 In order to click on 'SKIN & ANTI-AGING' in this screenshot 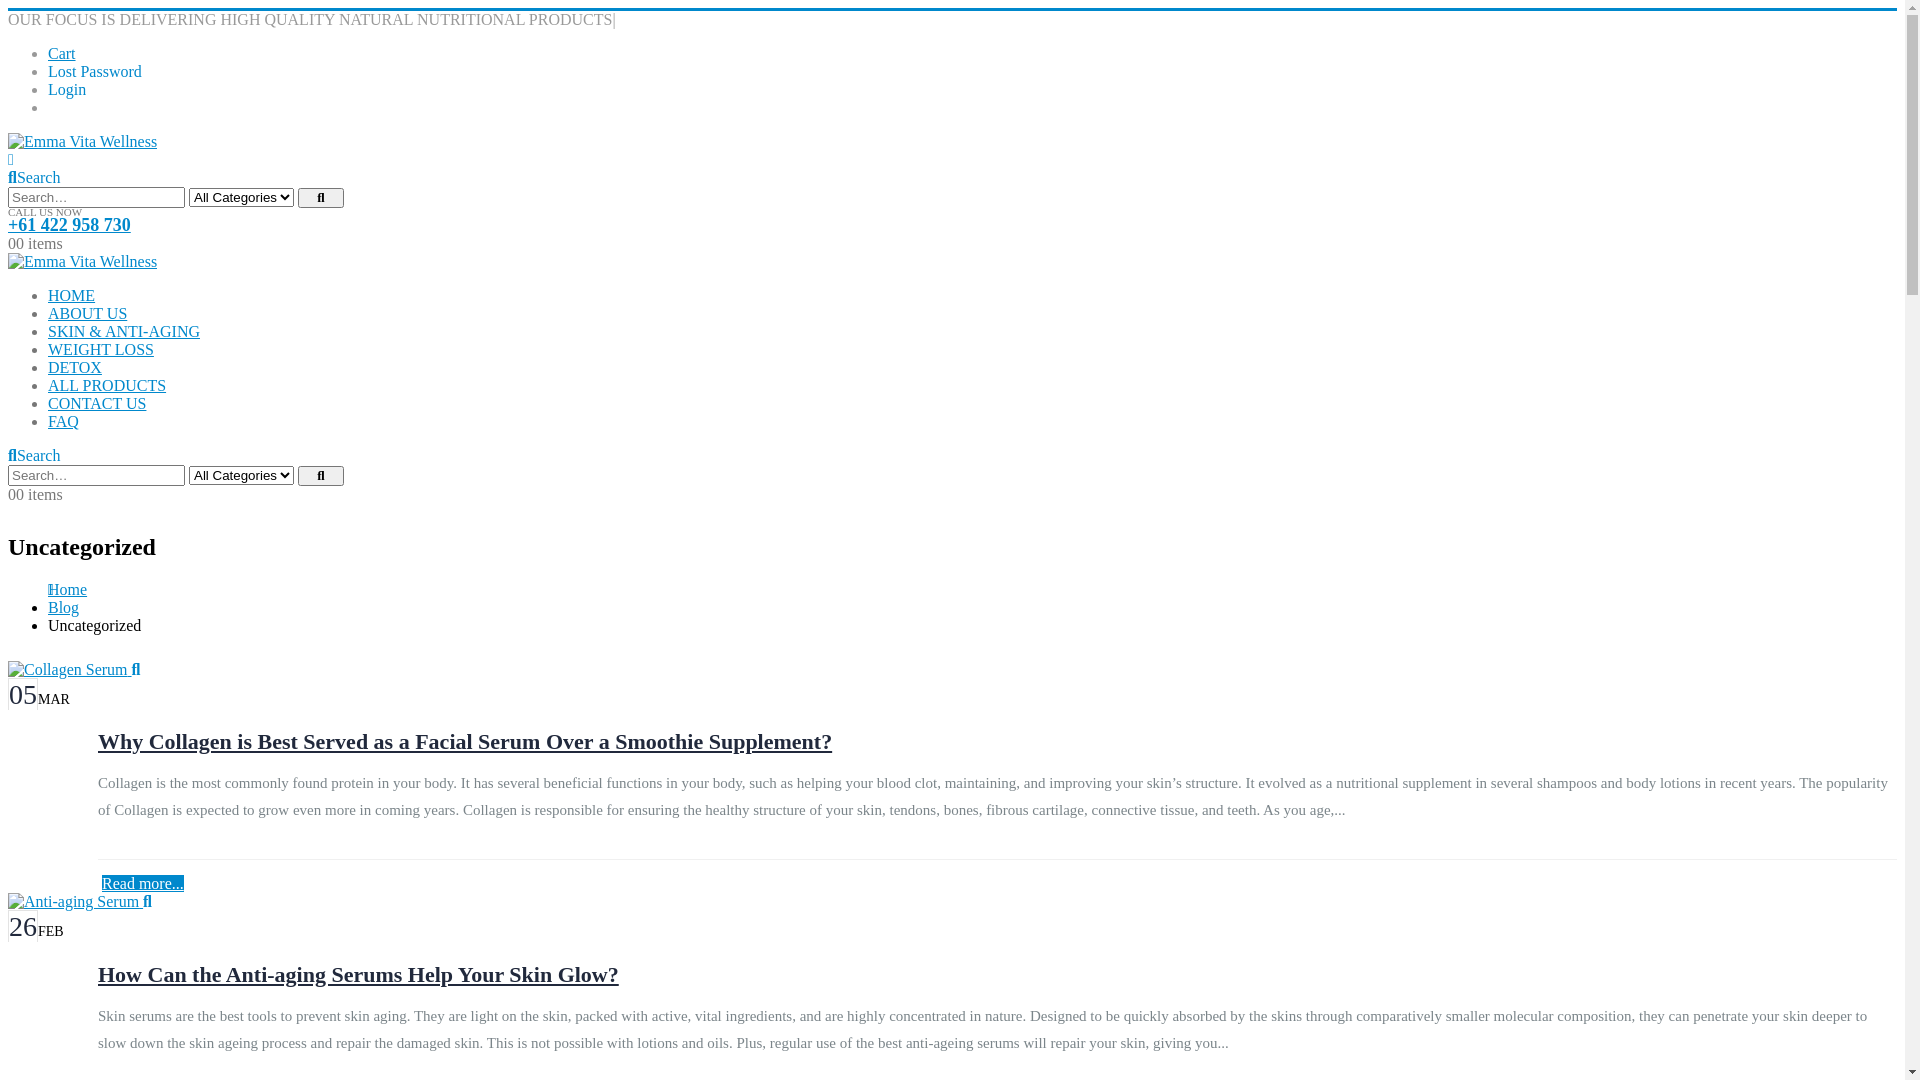, I will do `click(123, 330)`.